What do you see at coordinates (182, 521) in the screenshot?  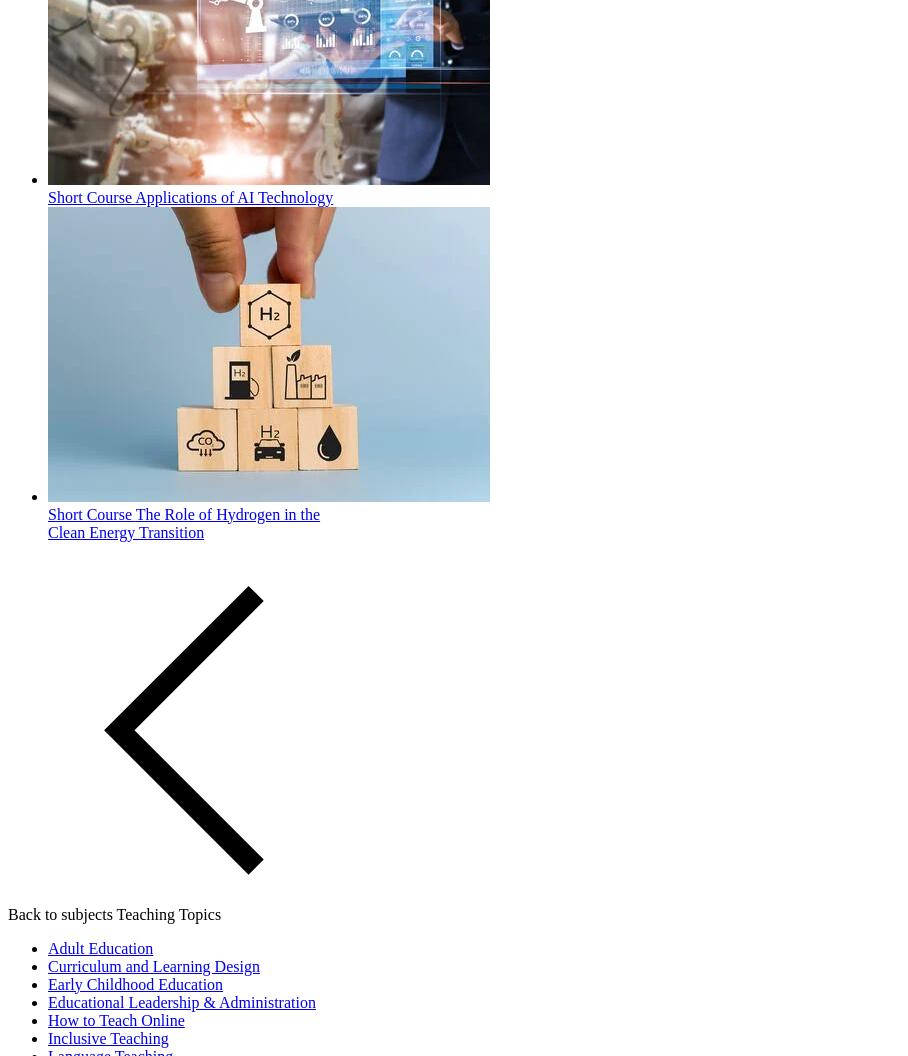 I see `'The Role of Hydrogen in the Clean Energy Transition'` at bounding box center [182, 521].